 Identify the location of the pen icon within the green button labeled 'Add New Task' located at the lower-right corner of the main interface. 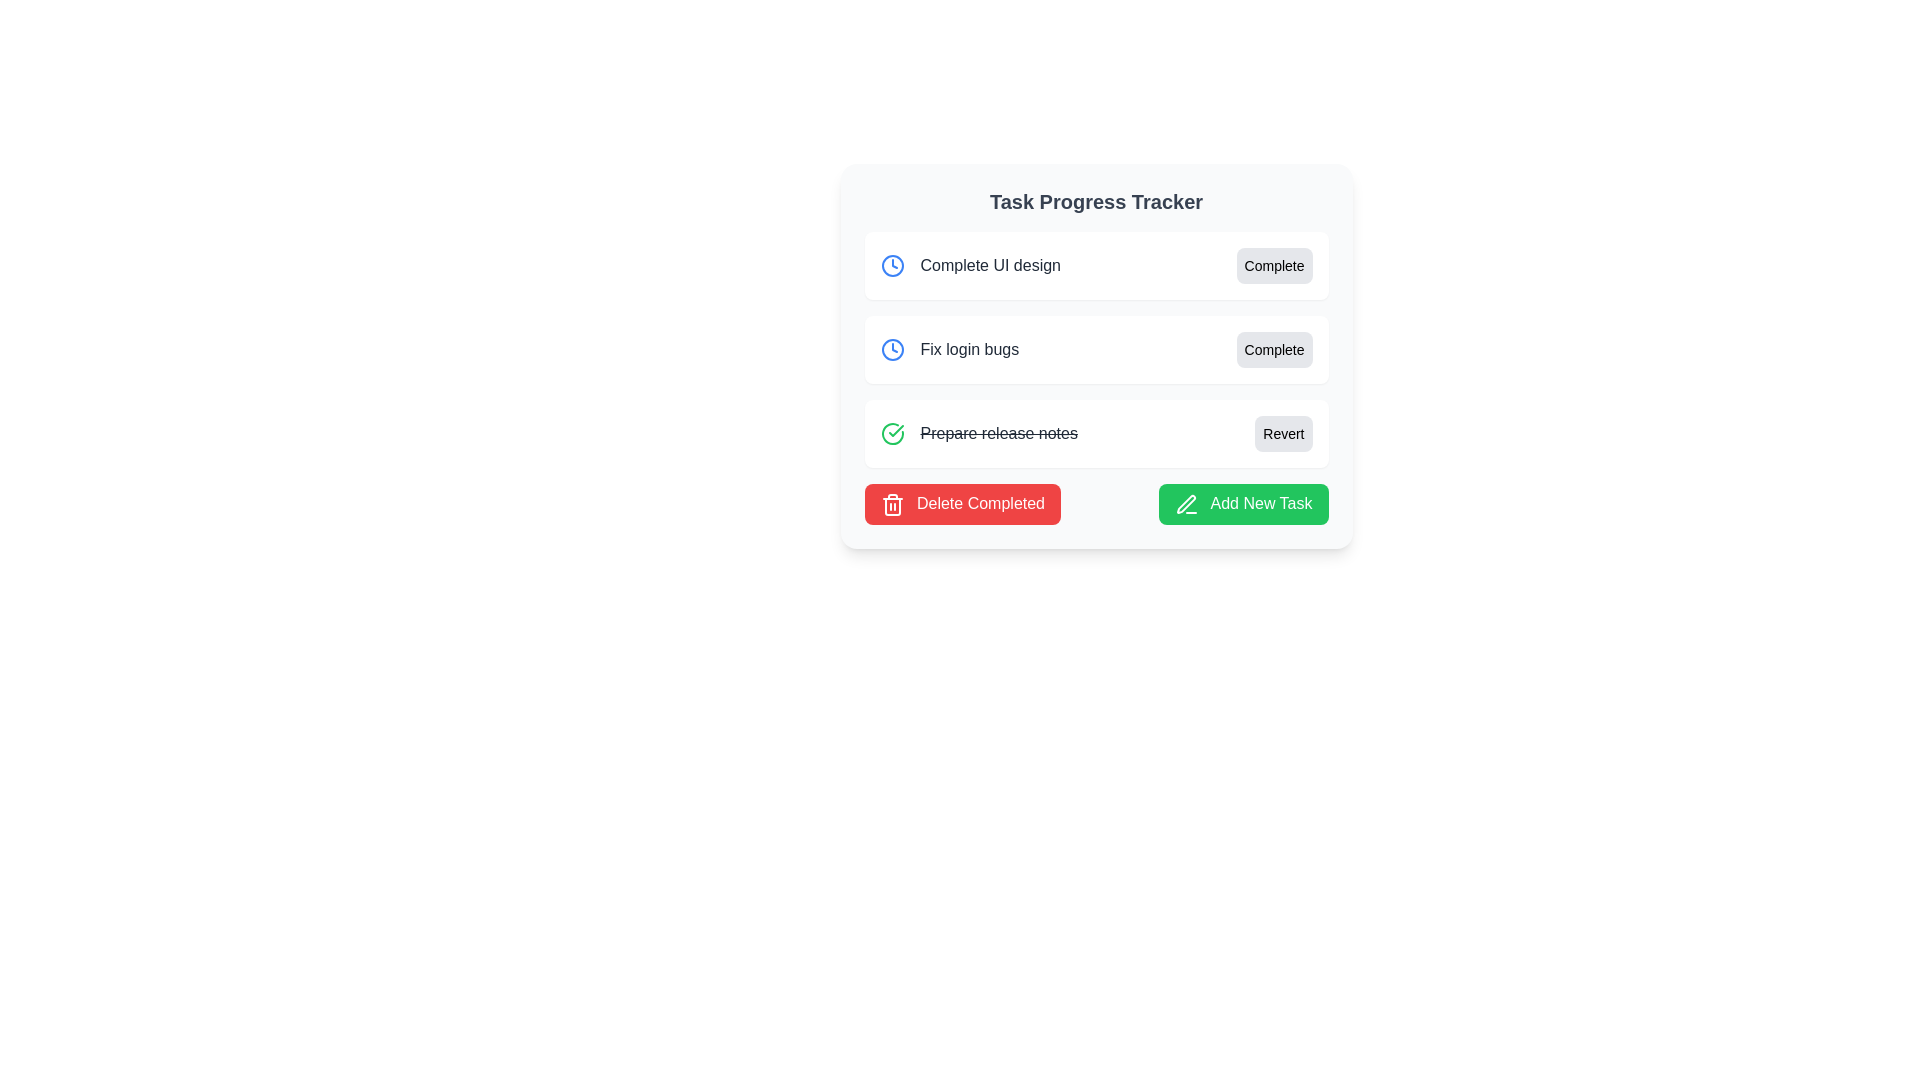
(1186, 503).